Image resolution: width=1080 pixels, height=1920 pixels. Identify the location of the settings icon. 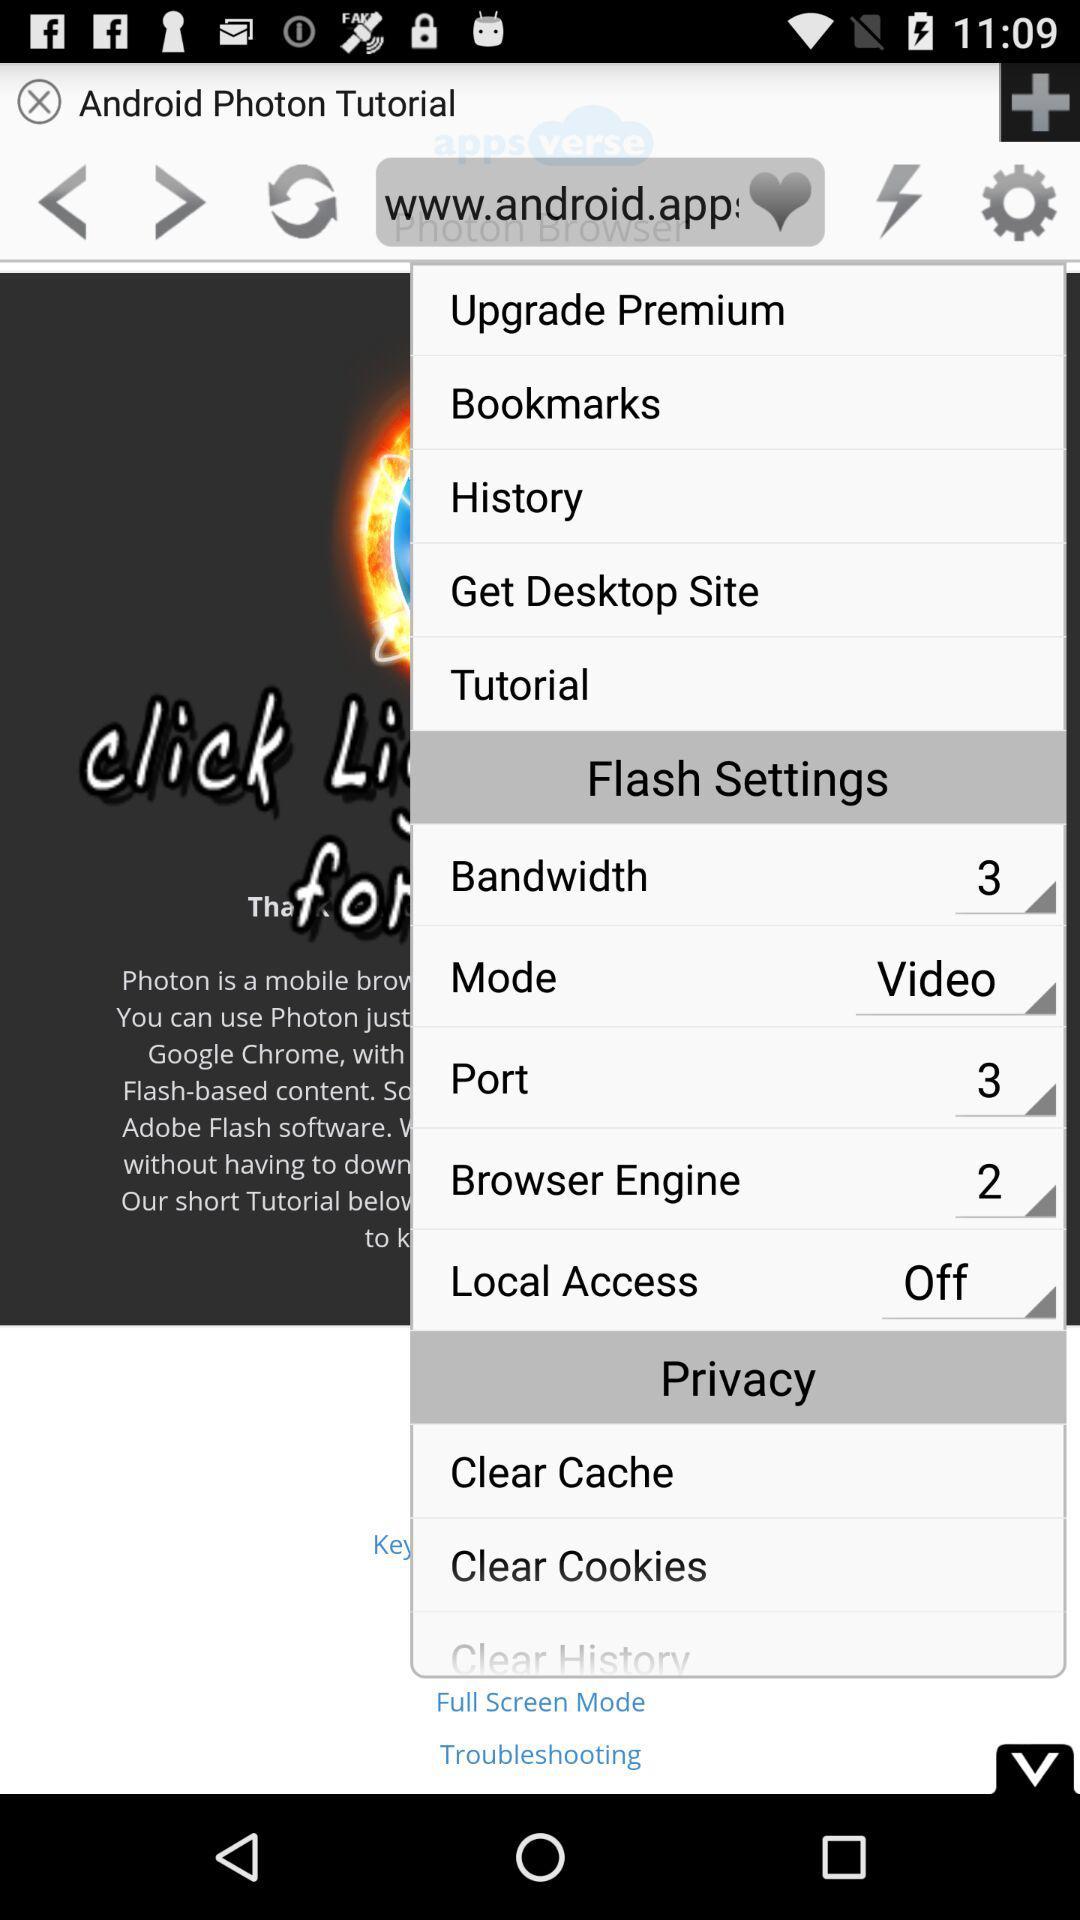
(1019, 216).